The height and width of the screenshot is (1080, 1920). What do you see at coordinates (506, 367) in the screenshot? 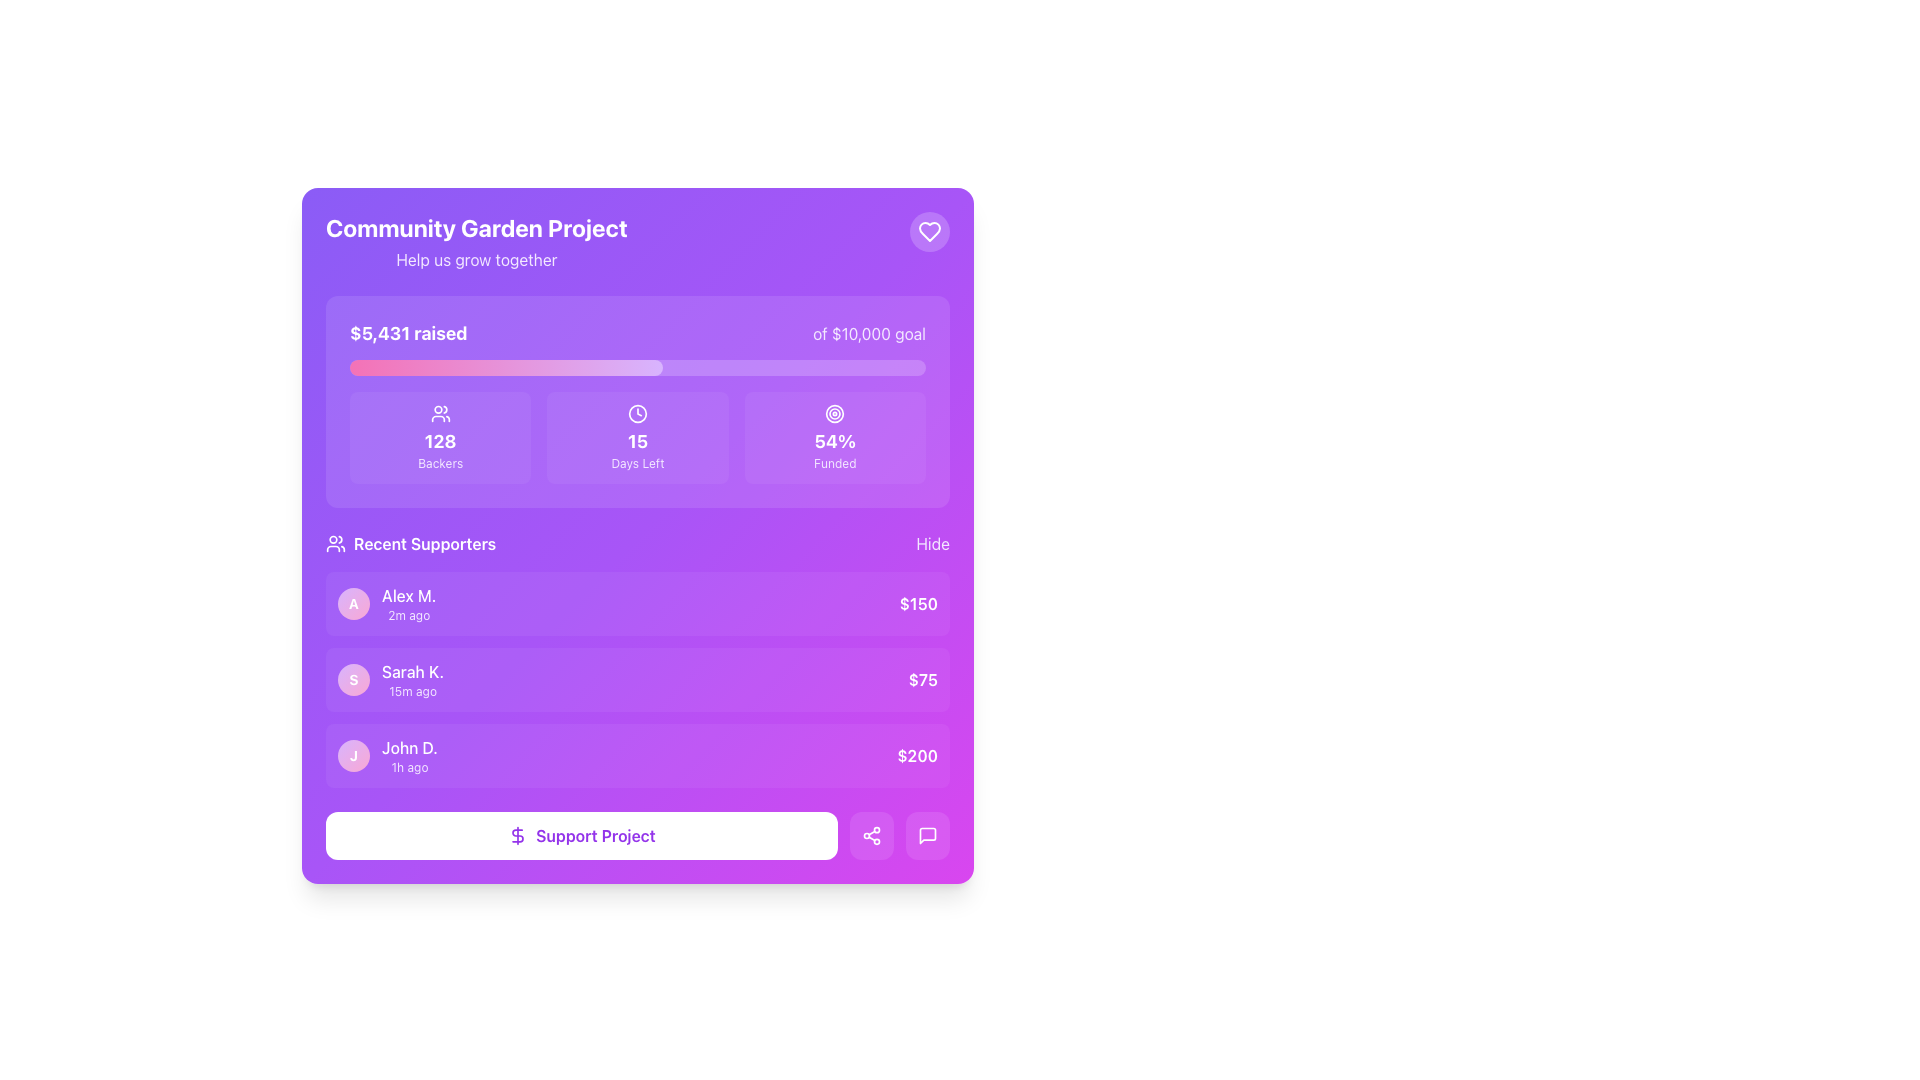
I see `the progress represented by the rectangular progress bar with a gradient background, located beneath the fundraising progress text and above the statistic tiles` at bounding box center [506, 367].